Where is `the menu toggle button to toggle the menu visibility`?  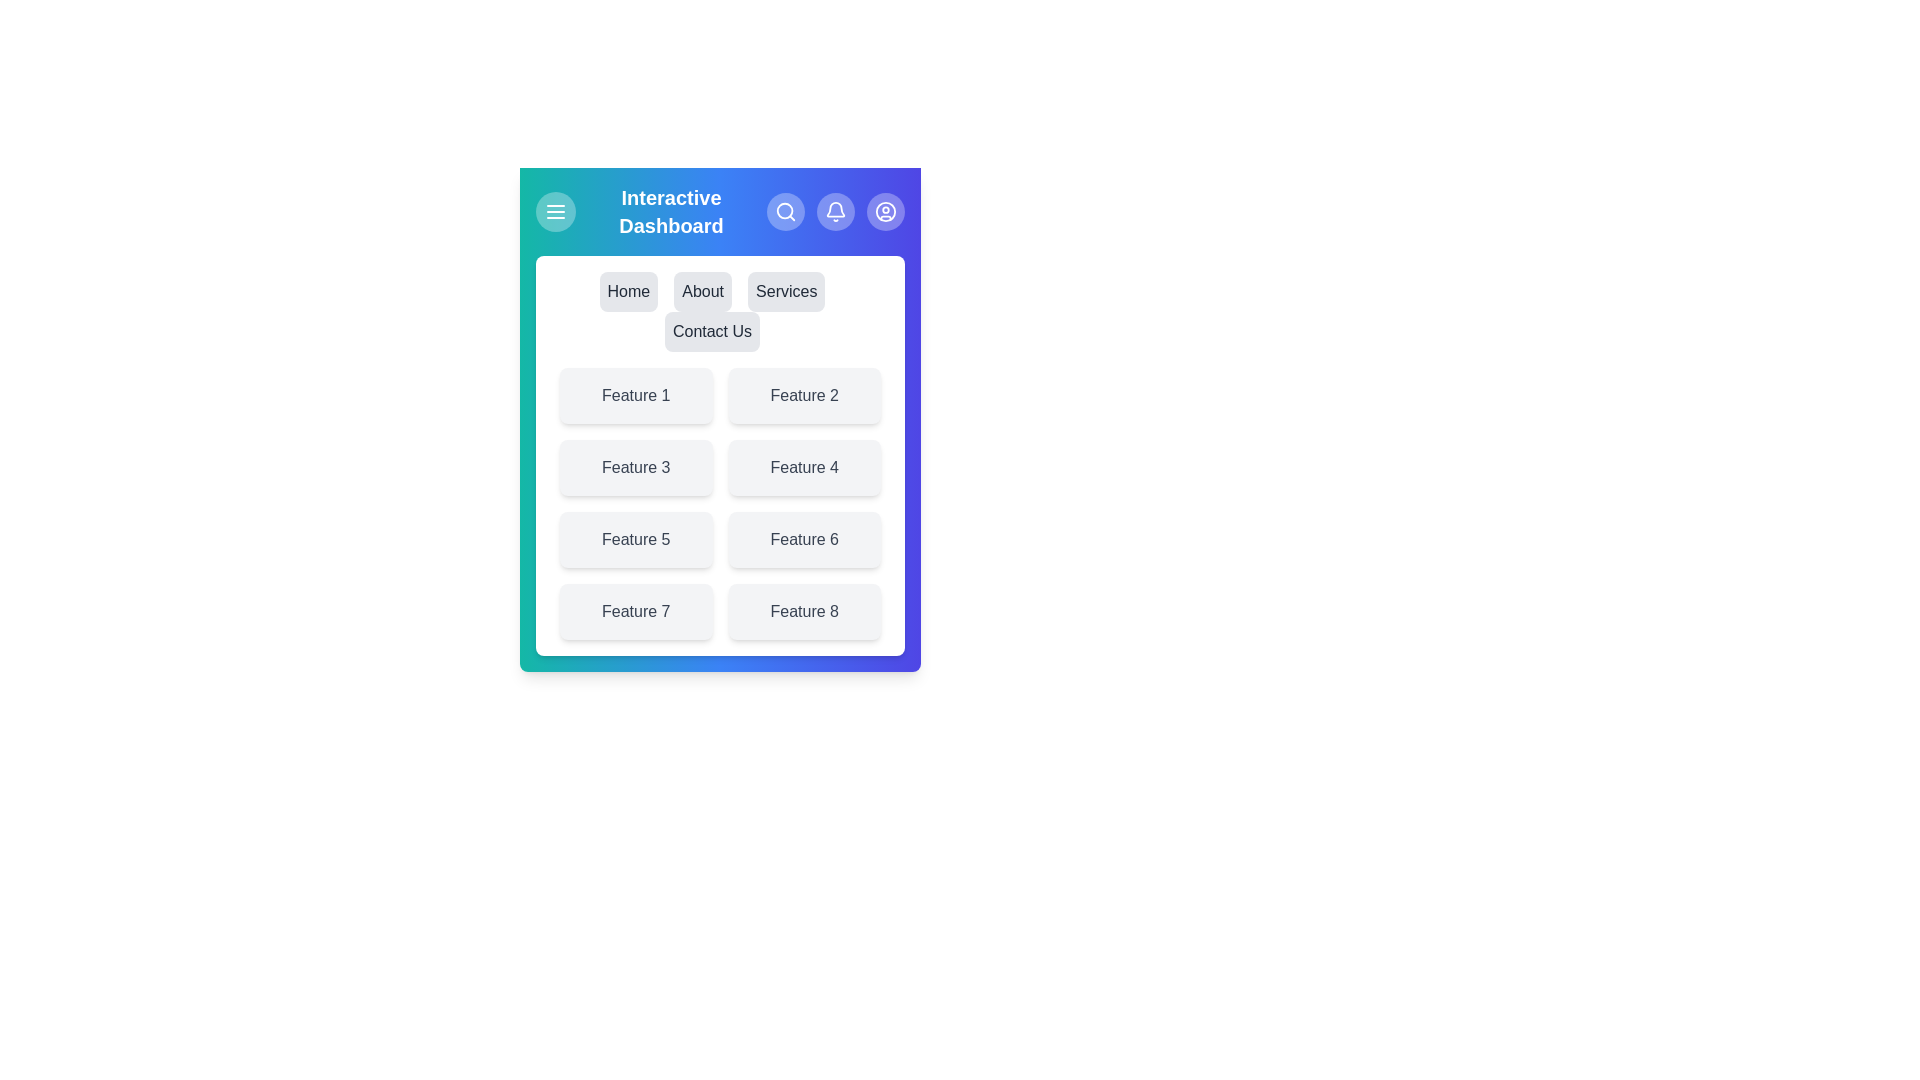 the menu toggle button to toggle the menu visibility is located at coordinates (556, 212).